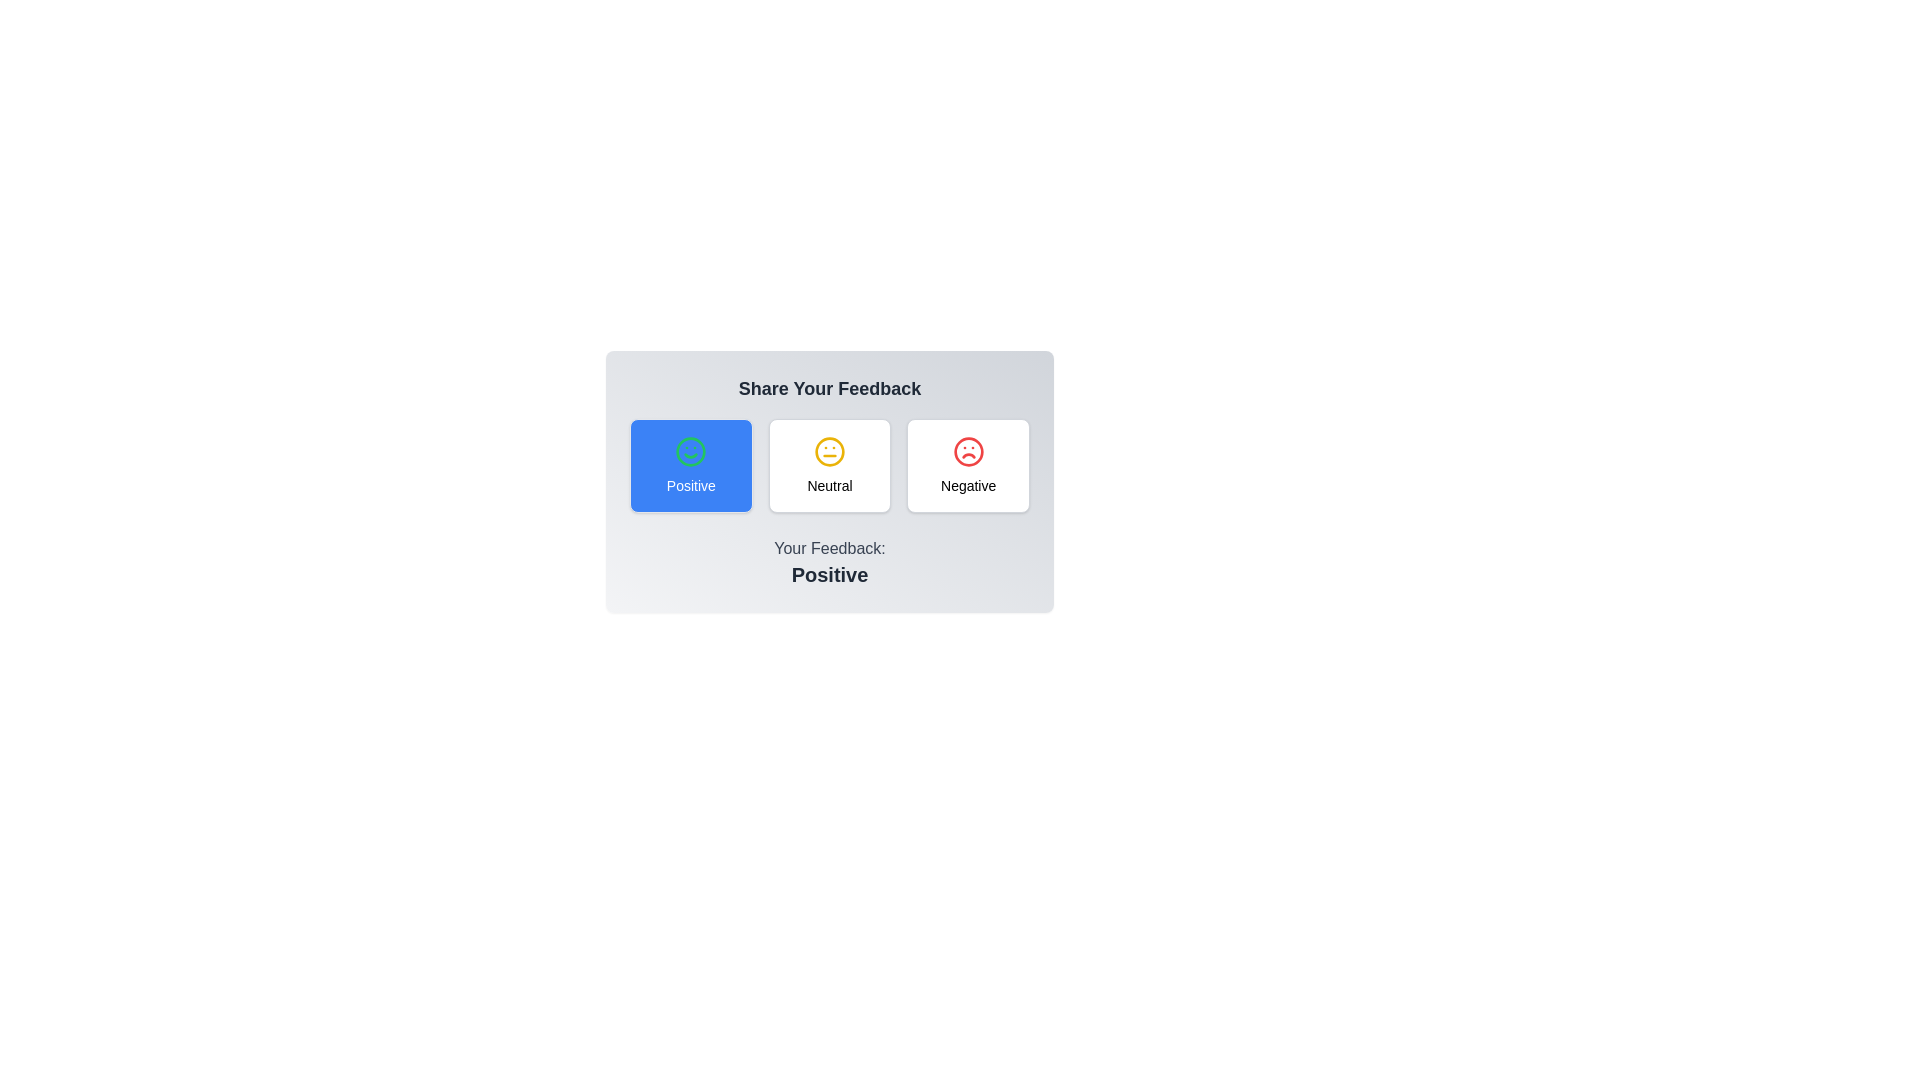 This screenshot has height=1080, width=1920. Describe the element at coordinates (830, 466) in the screenshot. I see `the feedback button labeled Neutral` at that location.